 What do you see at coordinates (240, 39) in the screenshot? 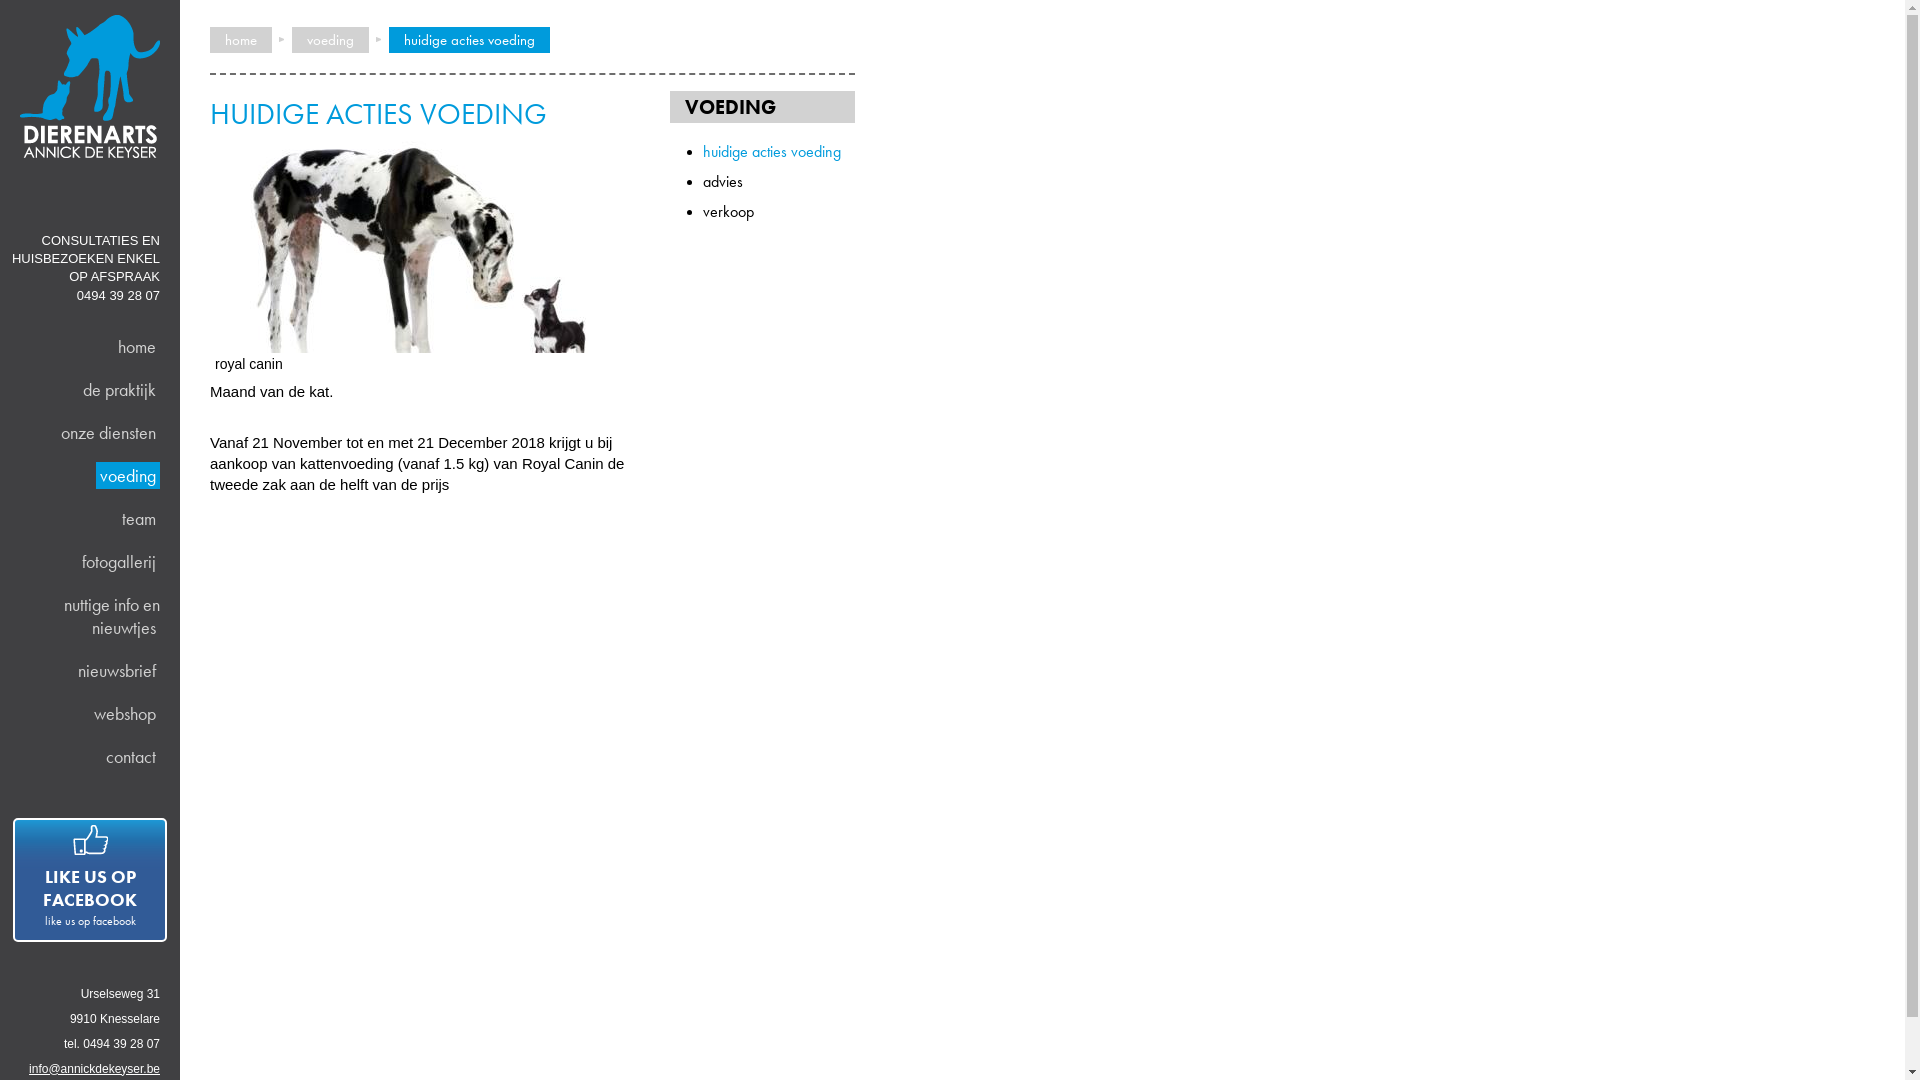
I see `'home'` at bounding box center [240, 39].